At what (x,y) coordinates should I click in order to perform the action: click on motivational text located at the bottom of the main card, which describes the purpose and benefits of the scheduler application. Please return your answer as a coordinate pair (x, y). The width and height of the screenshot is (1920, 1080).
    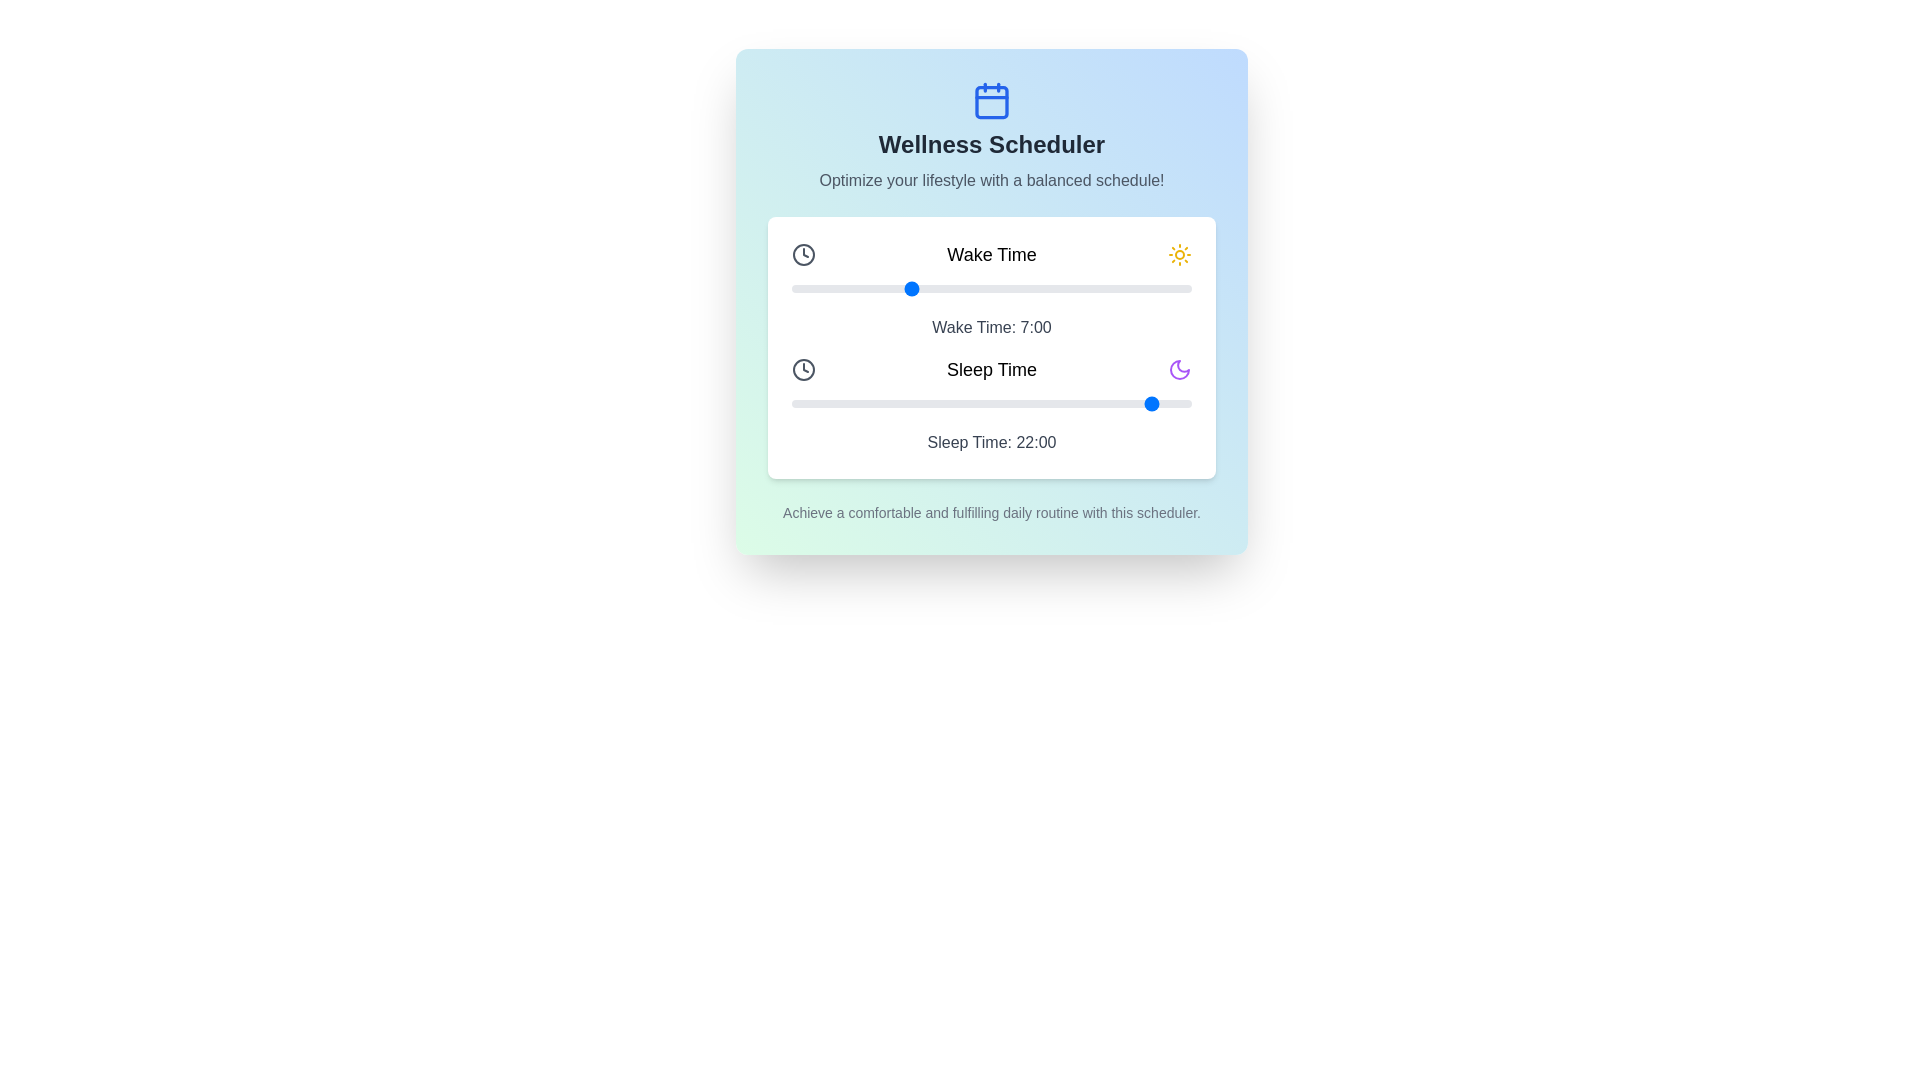
    Looking at the image, I should click on (992, 512).